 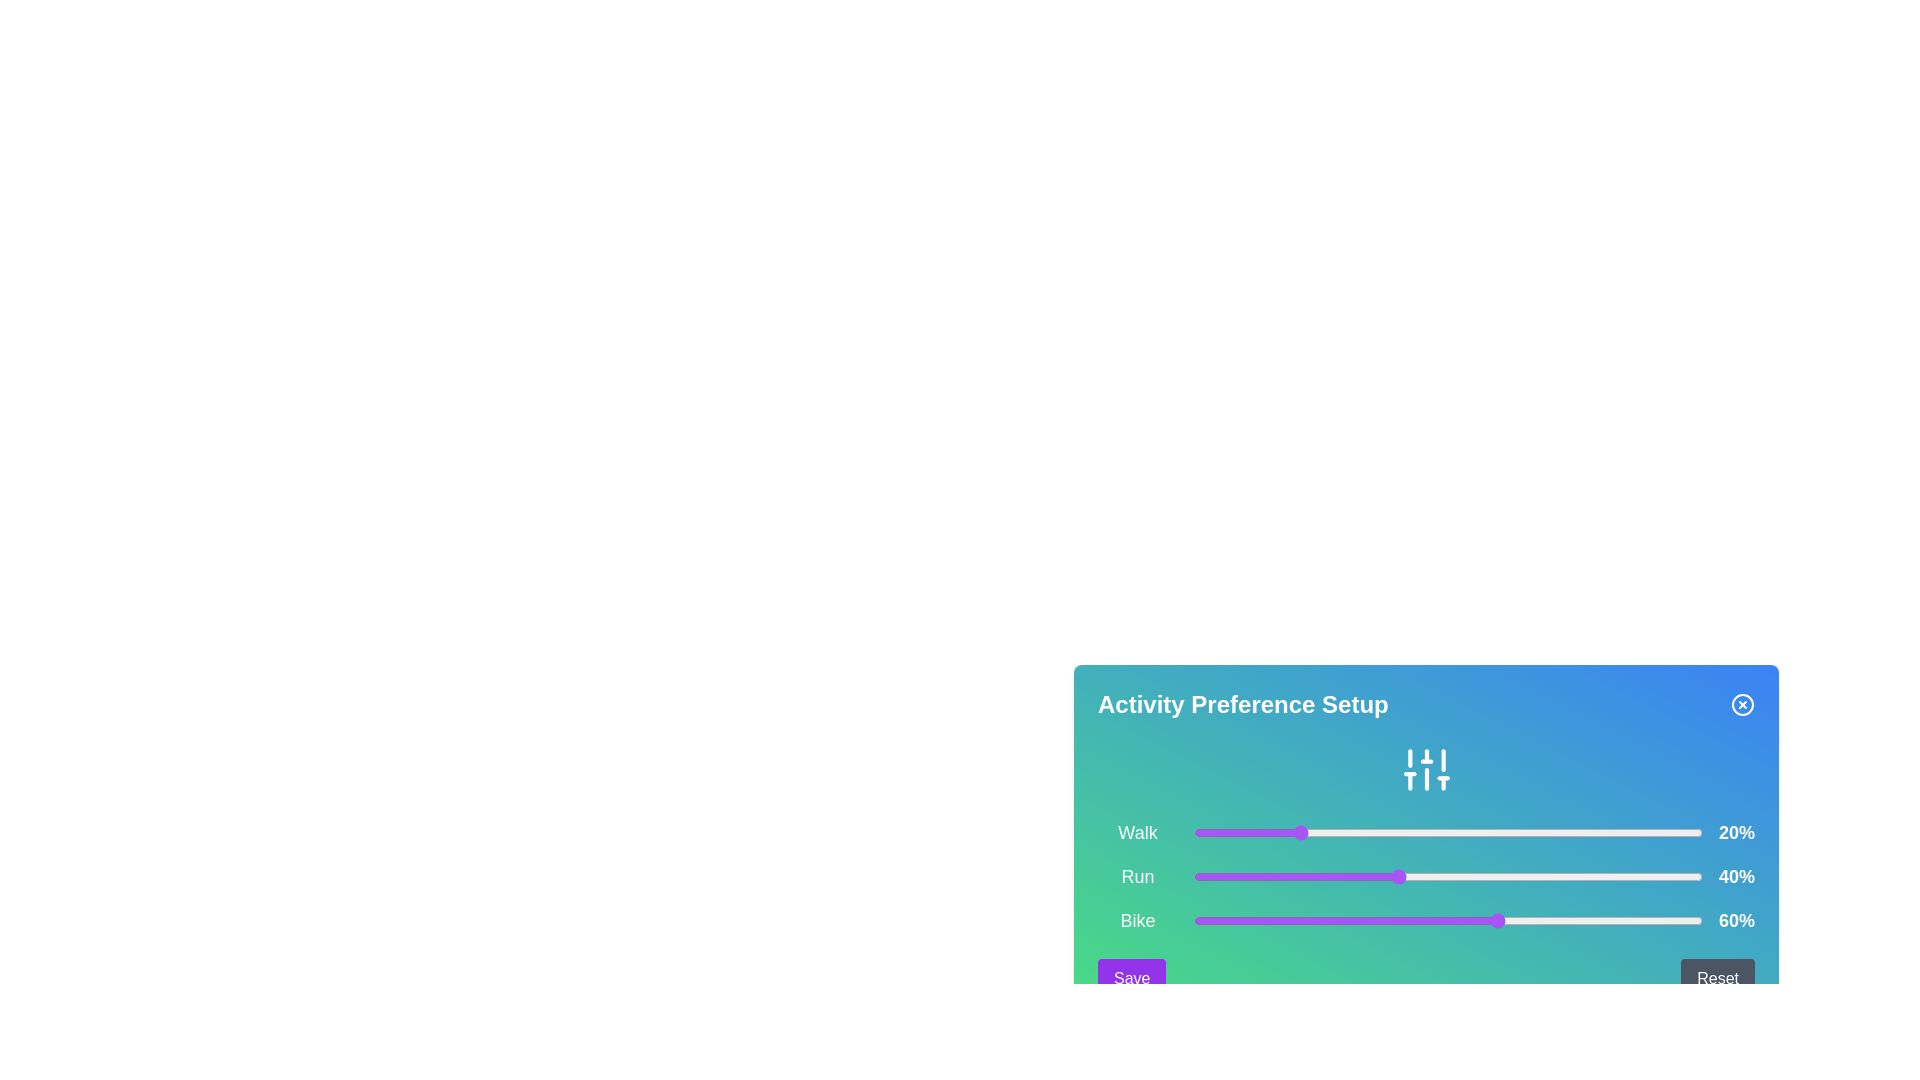 What do you see at coordinates (1589, 833) in the screenshot?
I see `the slider for 0 to 78%` at bounding box center [1589, 833].